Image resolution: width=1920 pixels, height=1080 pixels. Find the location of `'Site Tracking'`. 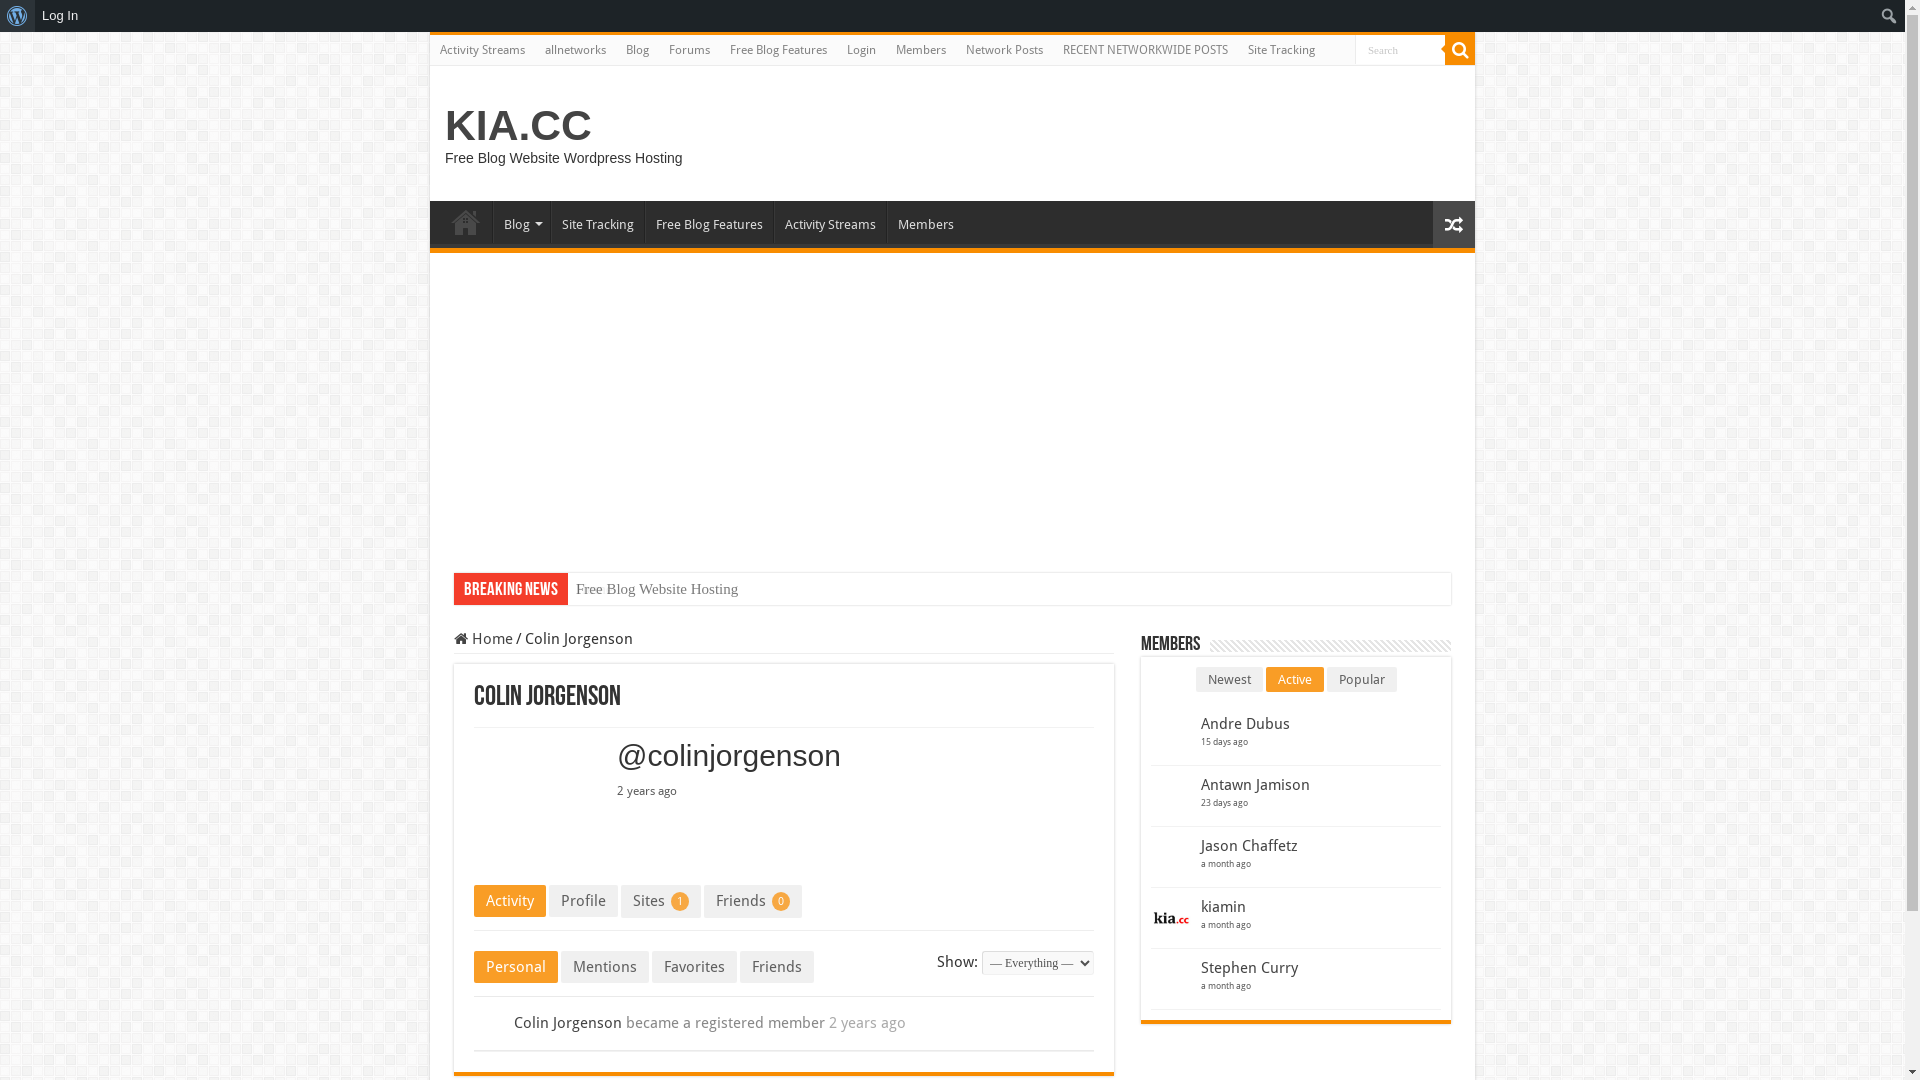

'Site Tracking' is located at coordinates (596, 222).